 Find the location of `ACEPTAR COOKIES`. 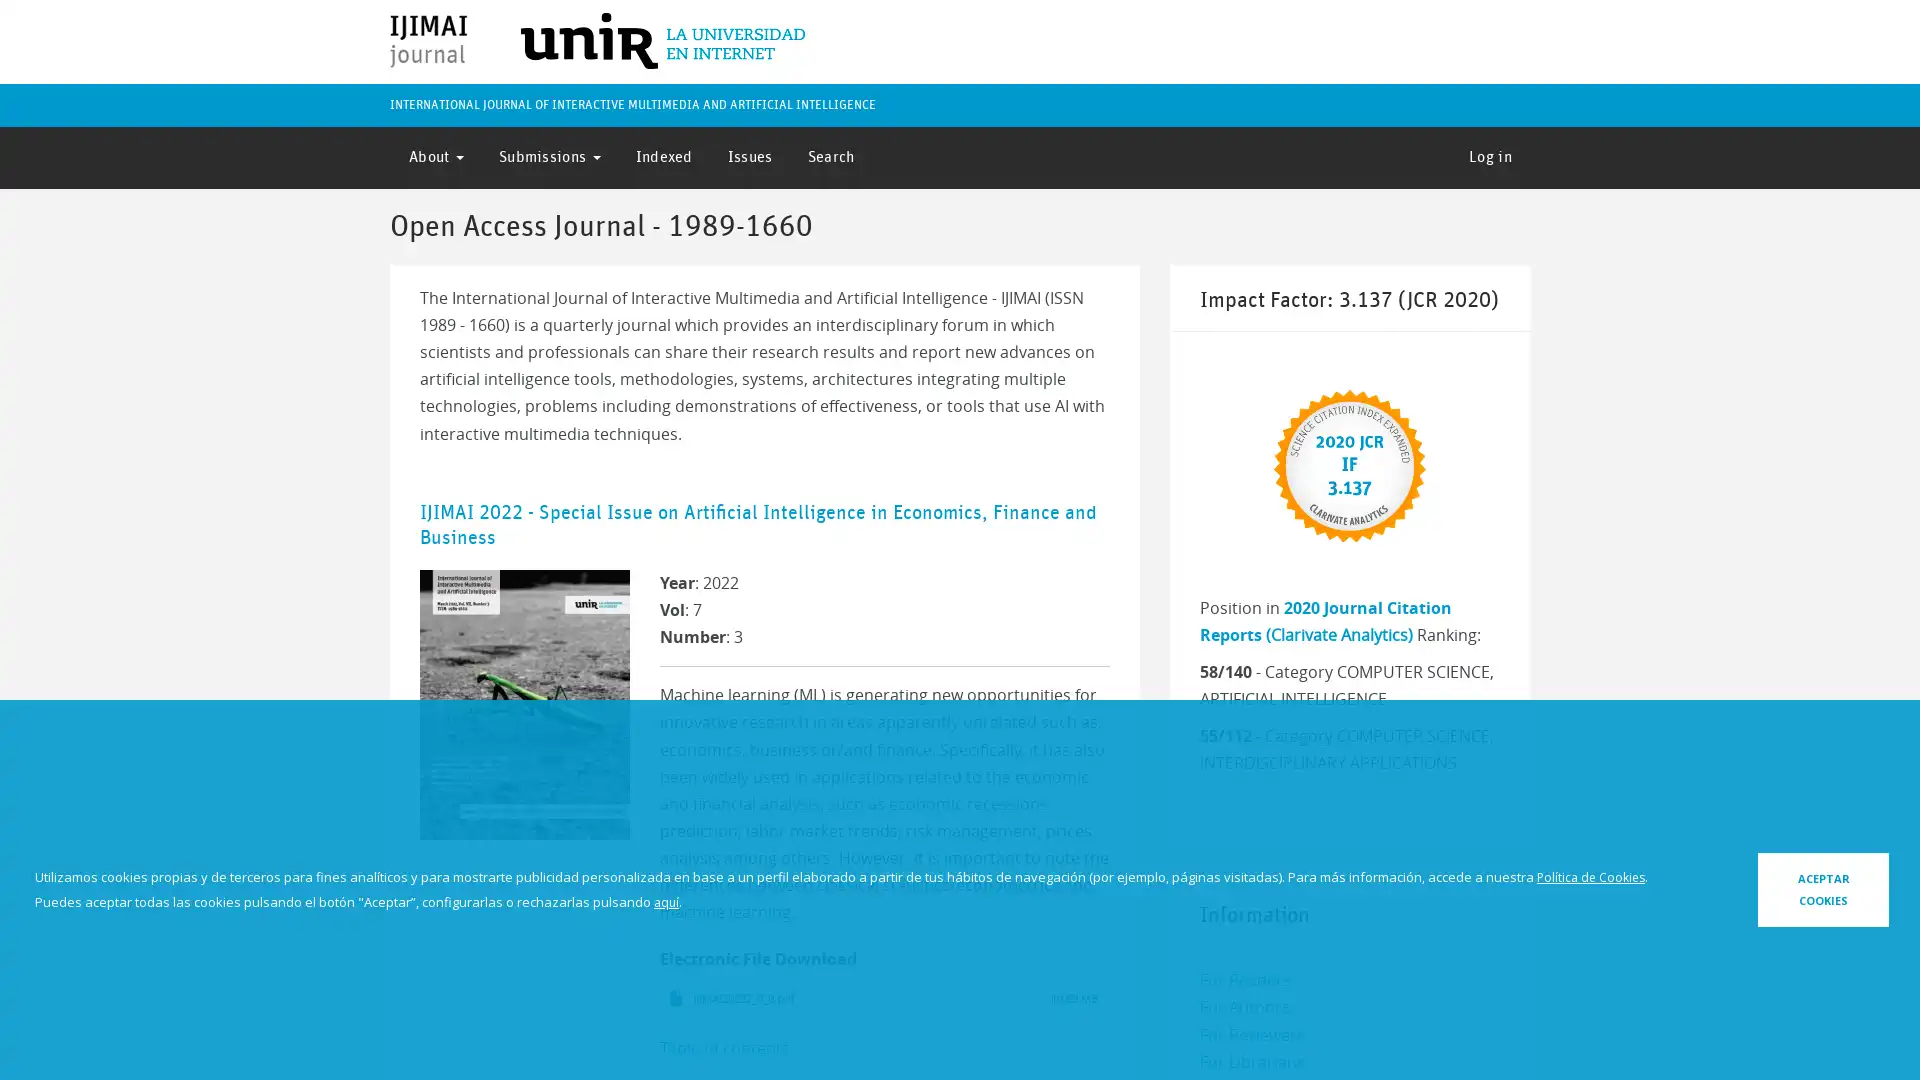

ACEPTAR COOKIES is located at coordinates (1767, 888).